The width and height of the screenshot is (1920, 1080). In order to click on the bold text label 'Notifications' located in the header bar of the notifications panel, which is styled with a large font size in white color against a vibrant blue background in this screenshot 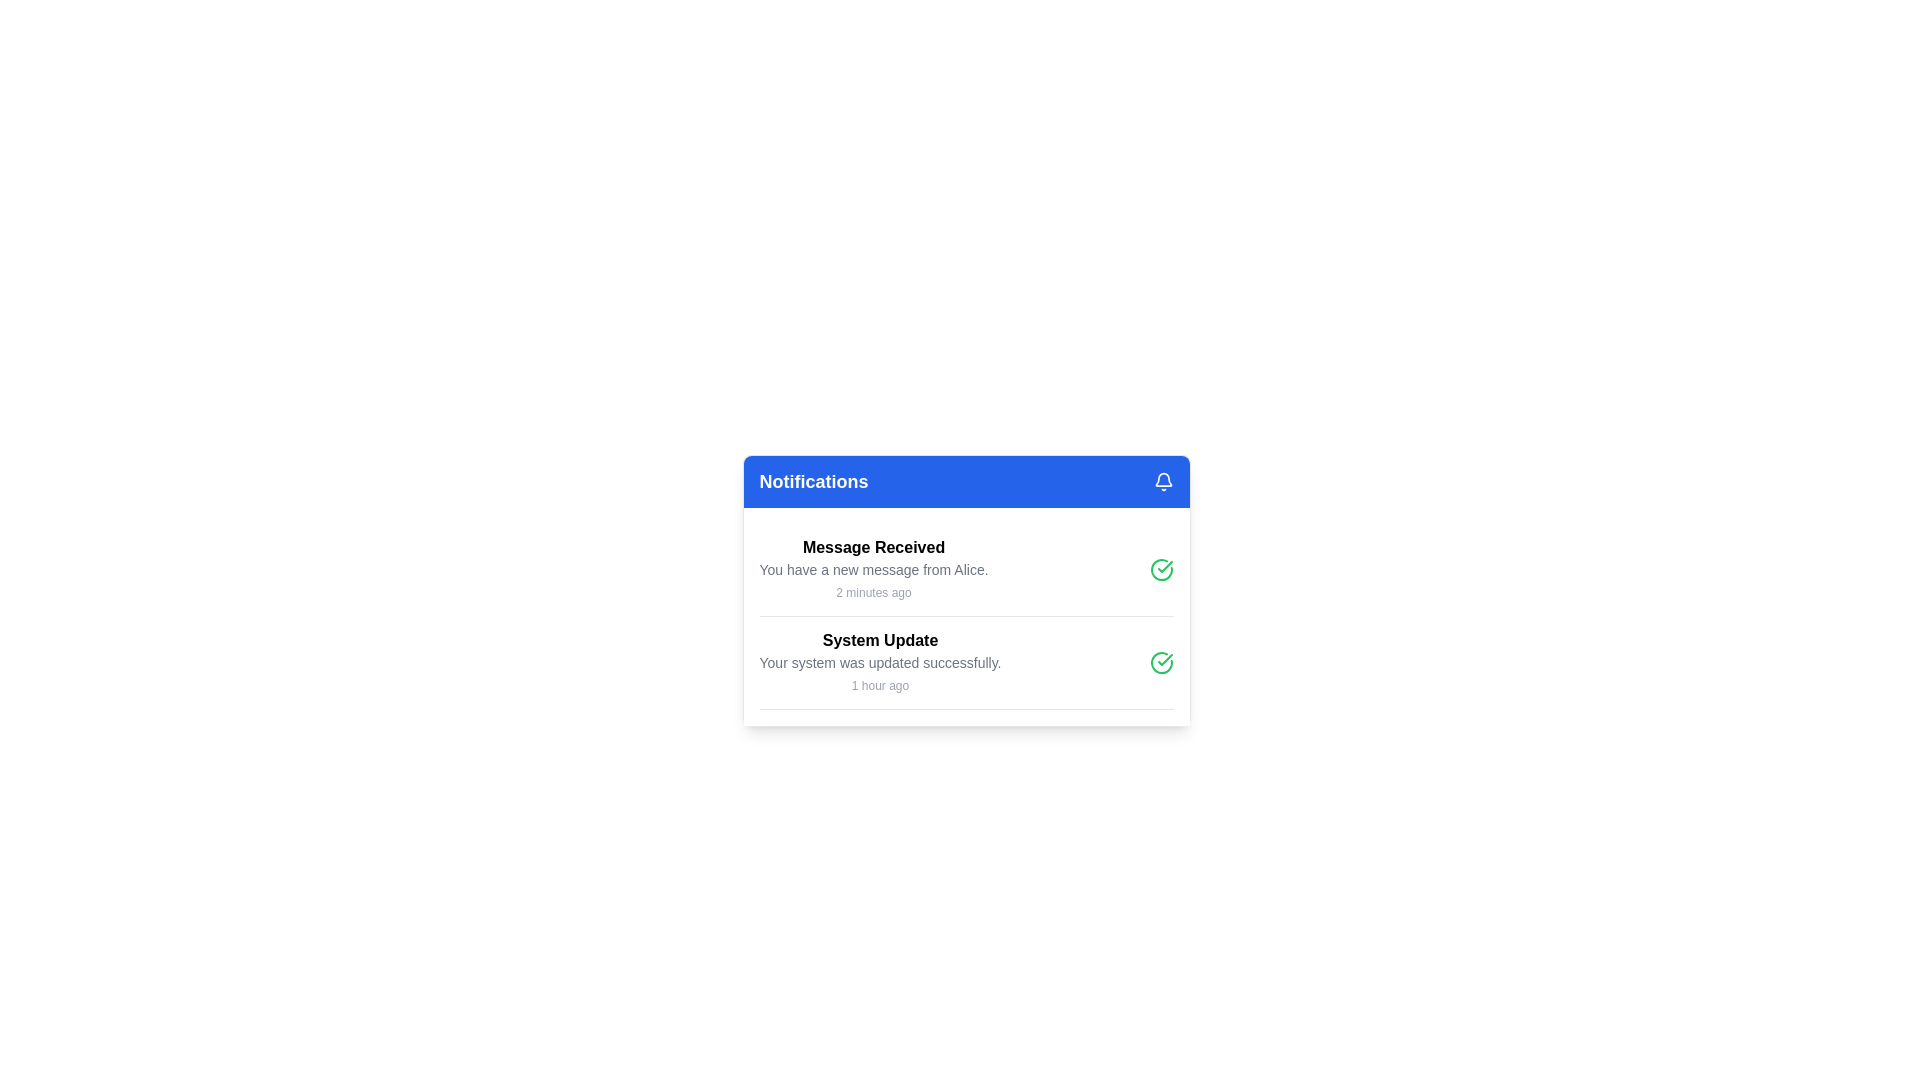, I will do `click(814, 482)`.